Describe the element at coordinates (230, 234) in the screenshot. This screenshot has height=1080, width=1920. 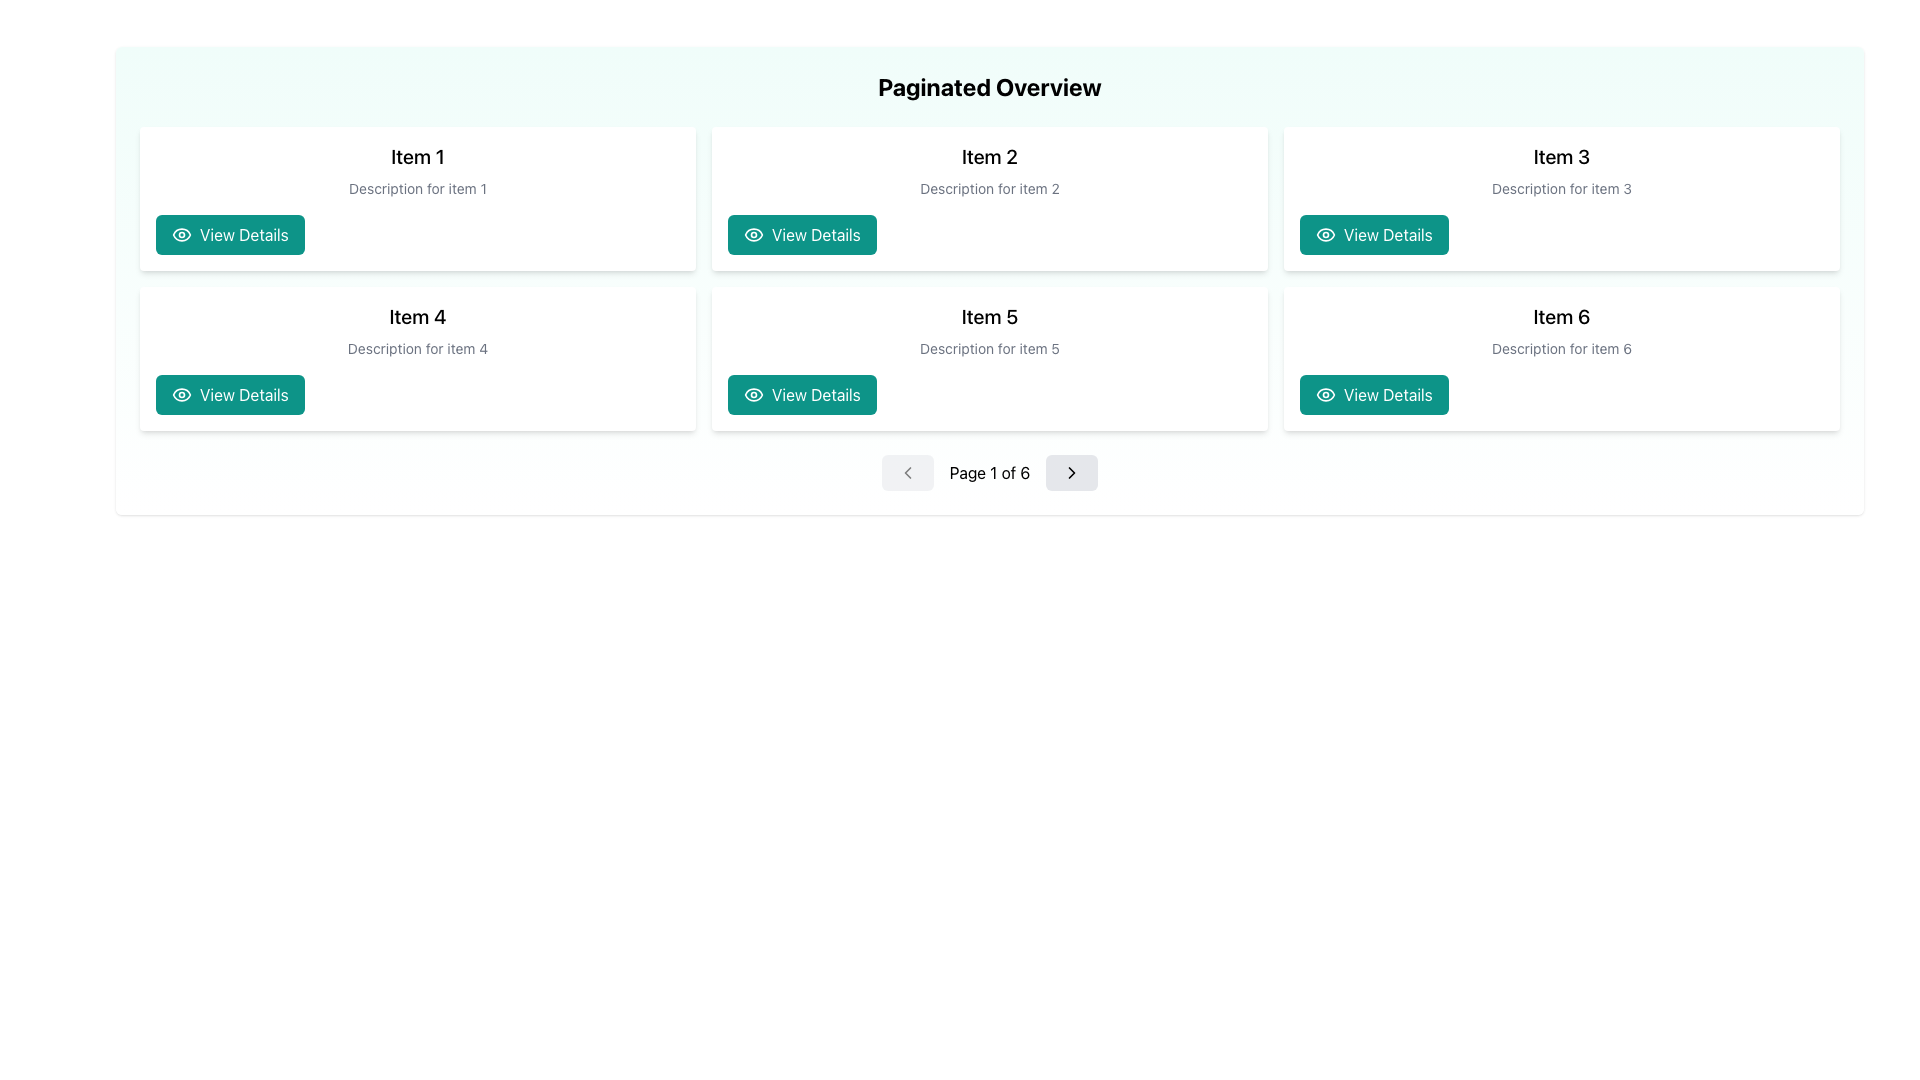
I see `the button that allows users` at that location.